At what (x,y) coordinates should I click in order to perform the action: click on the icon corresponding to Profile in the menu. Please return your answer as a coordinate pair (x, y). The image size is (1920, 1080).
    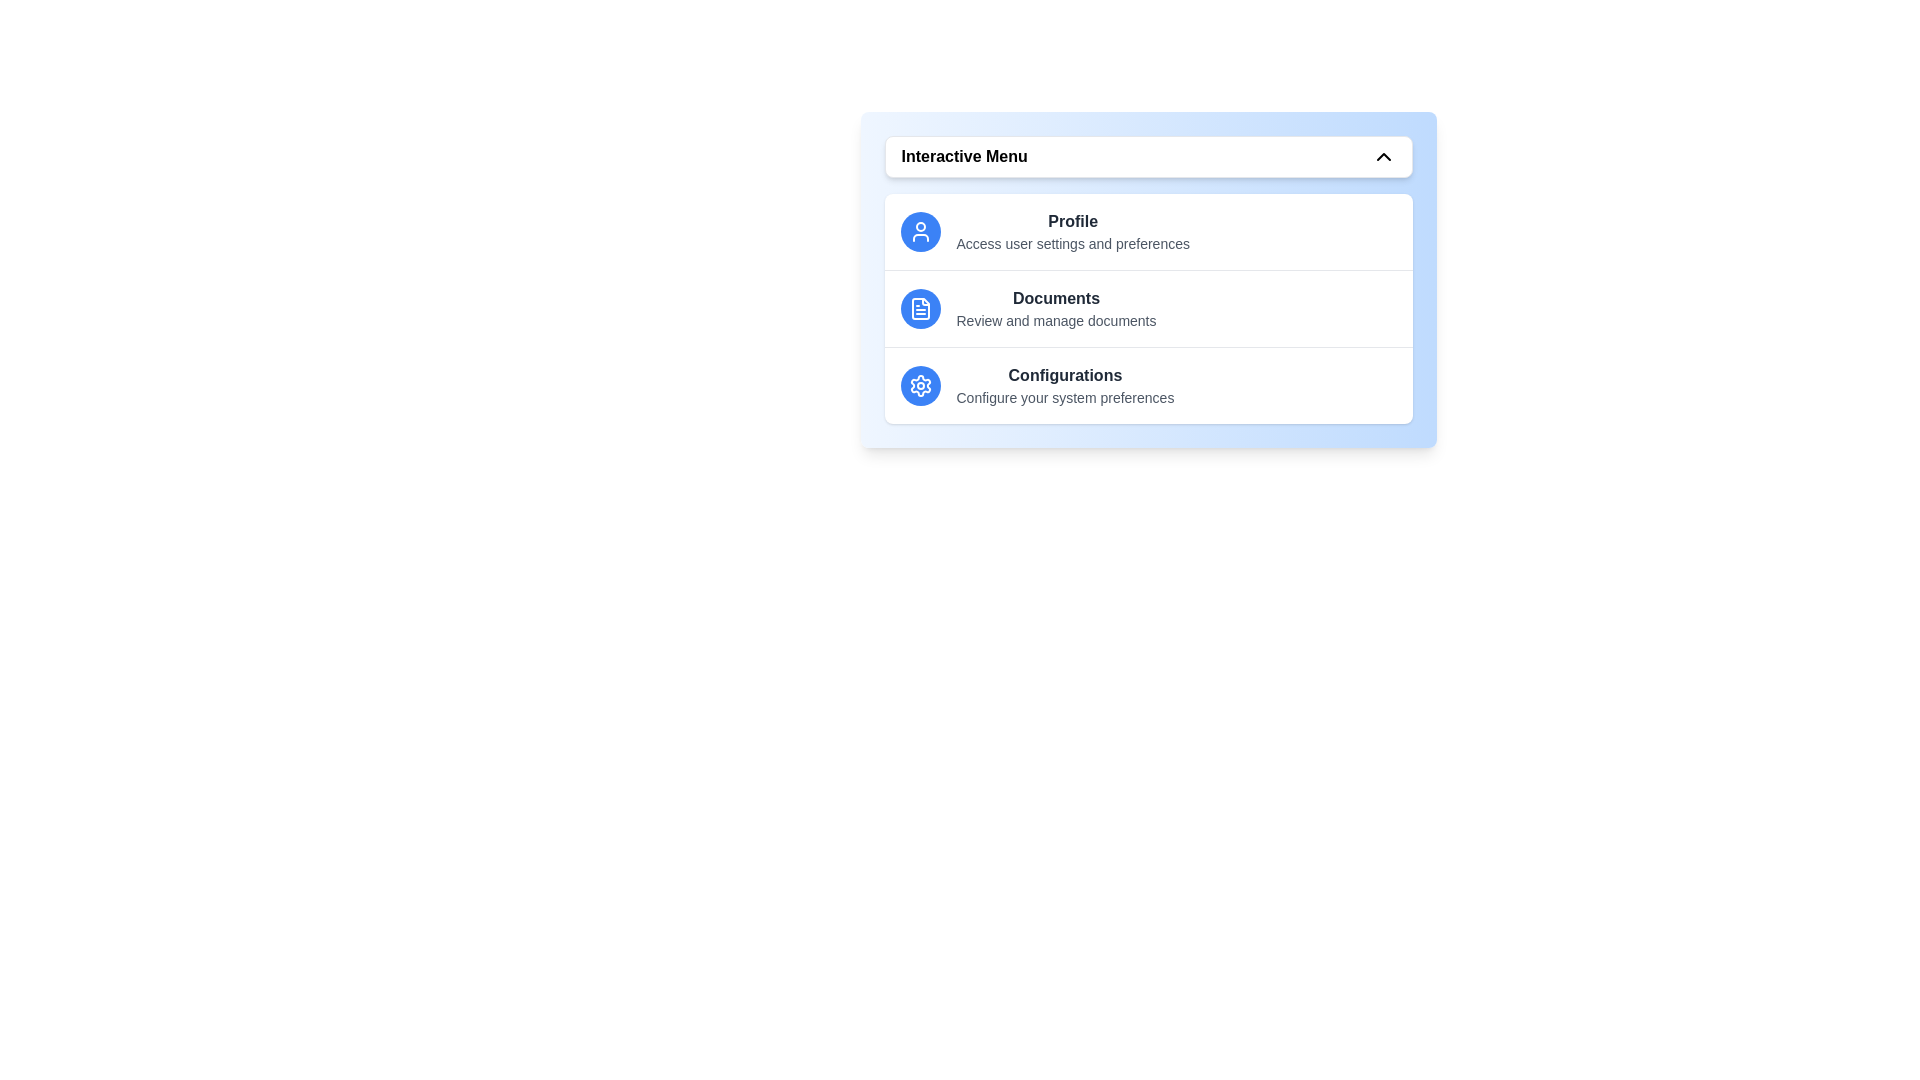
    Looking at the image, I should click on (919, 230).